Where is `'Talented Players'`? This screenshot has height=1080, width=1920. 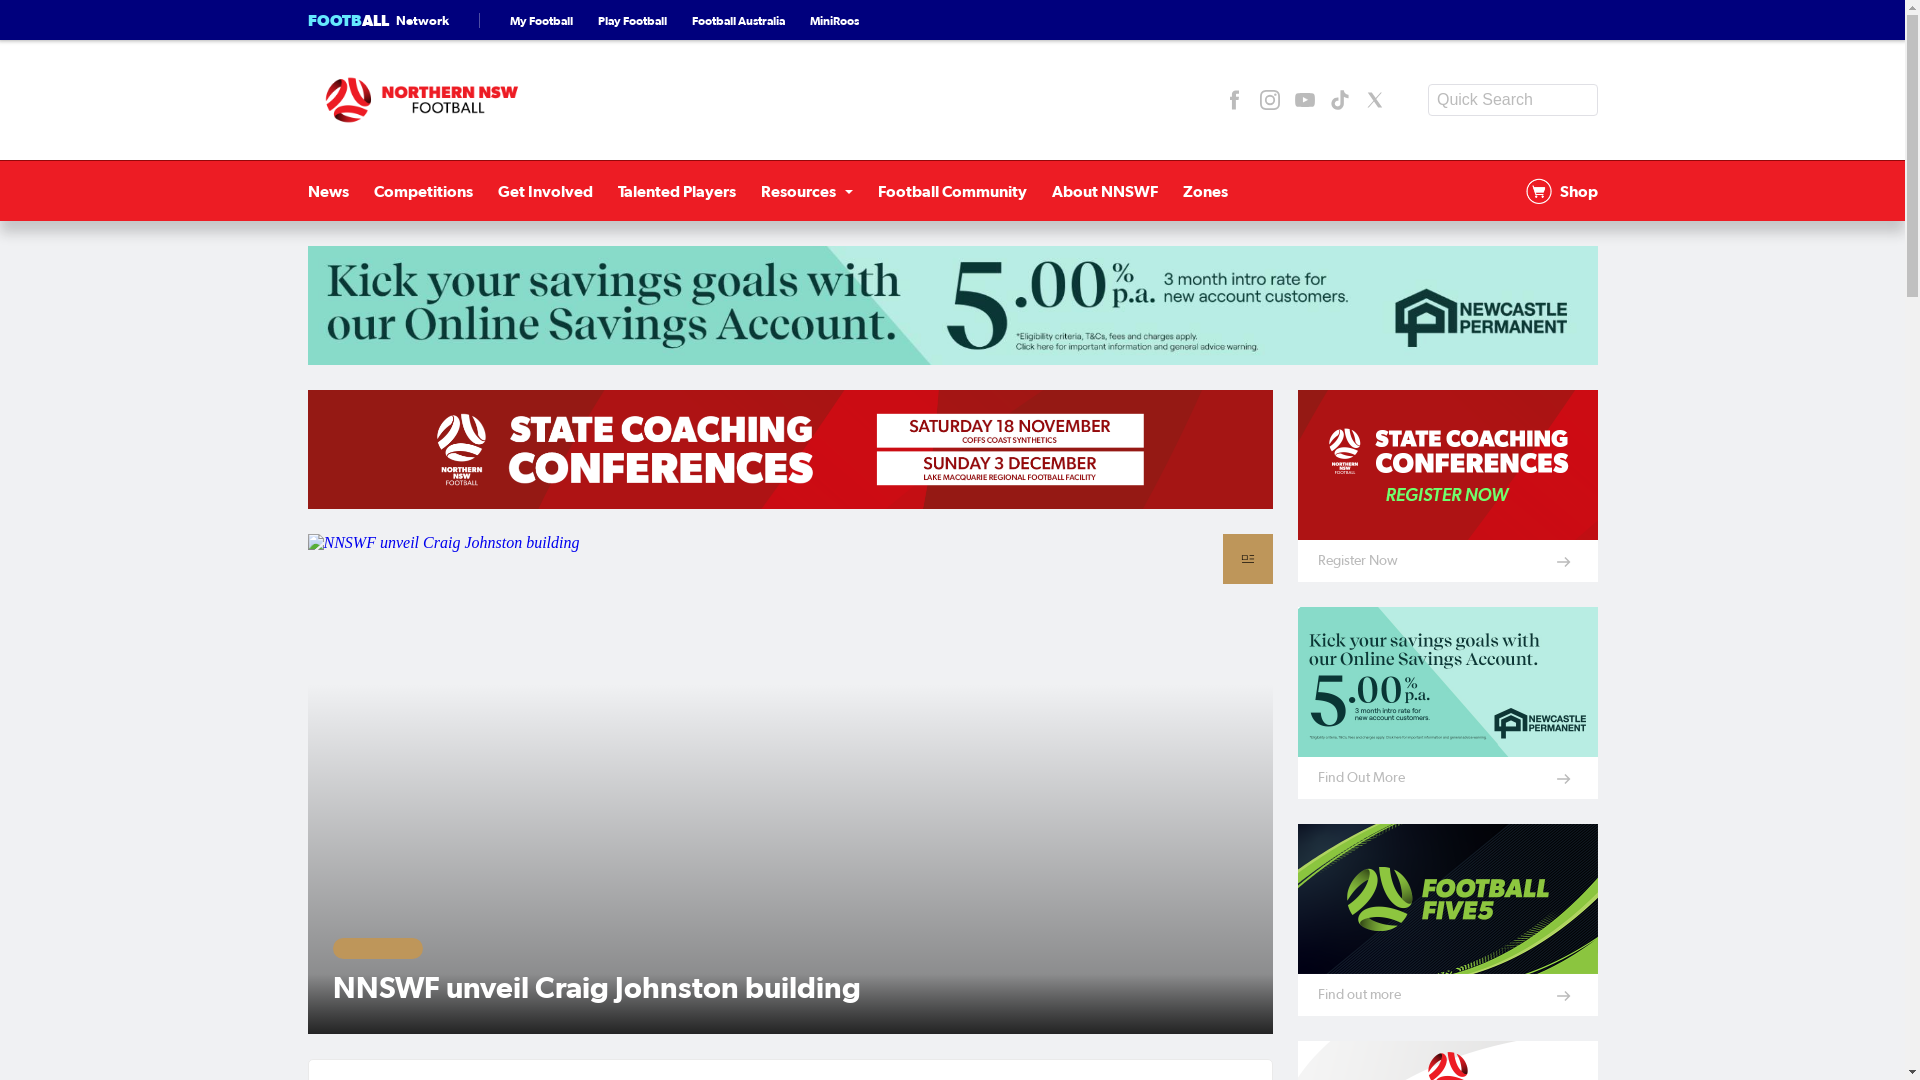 'Talented Players' is located at coordinates (676, 191).